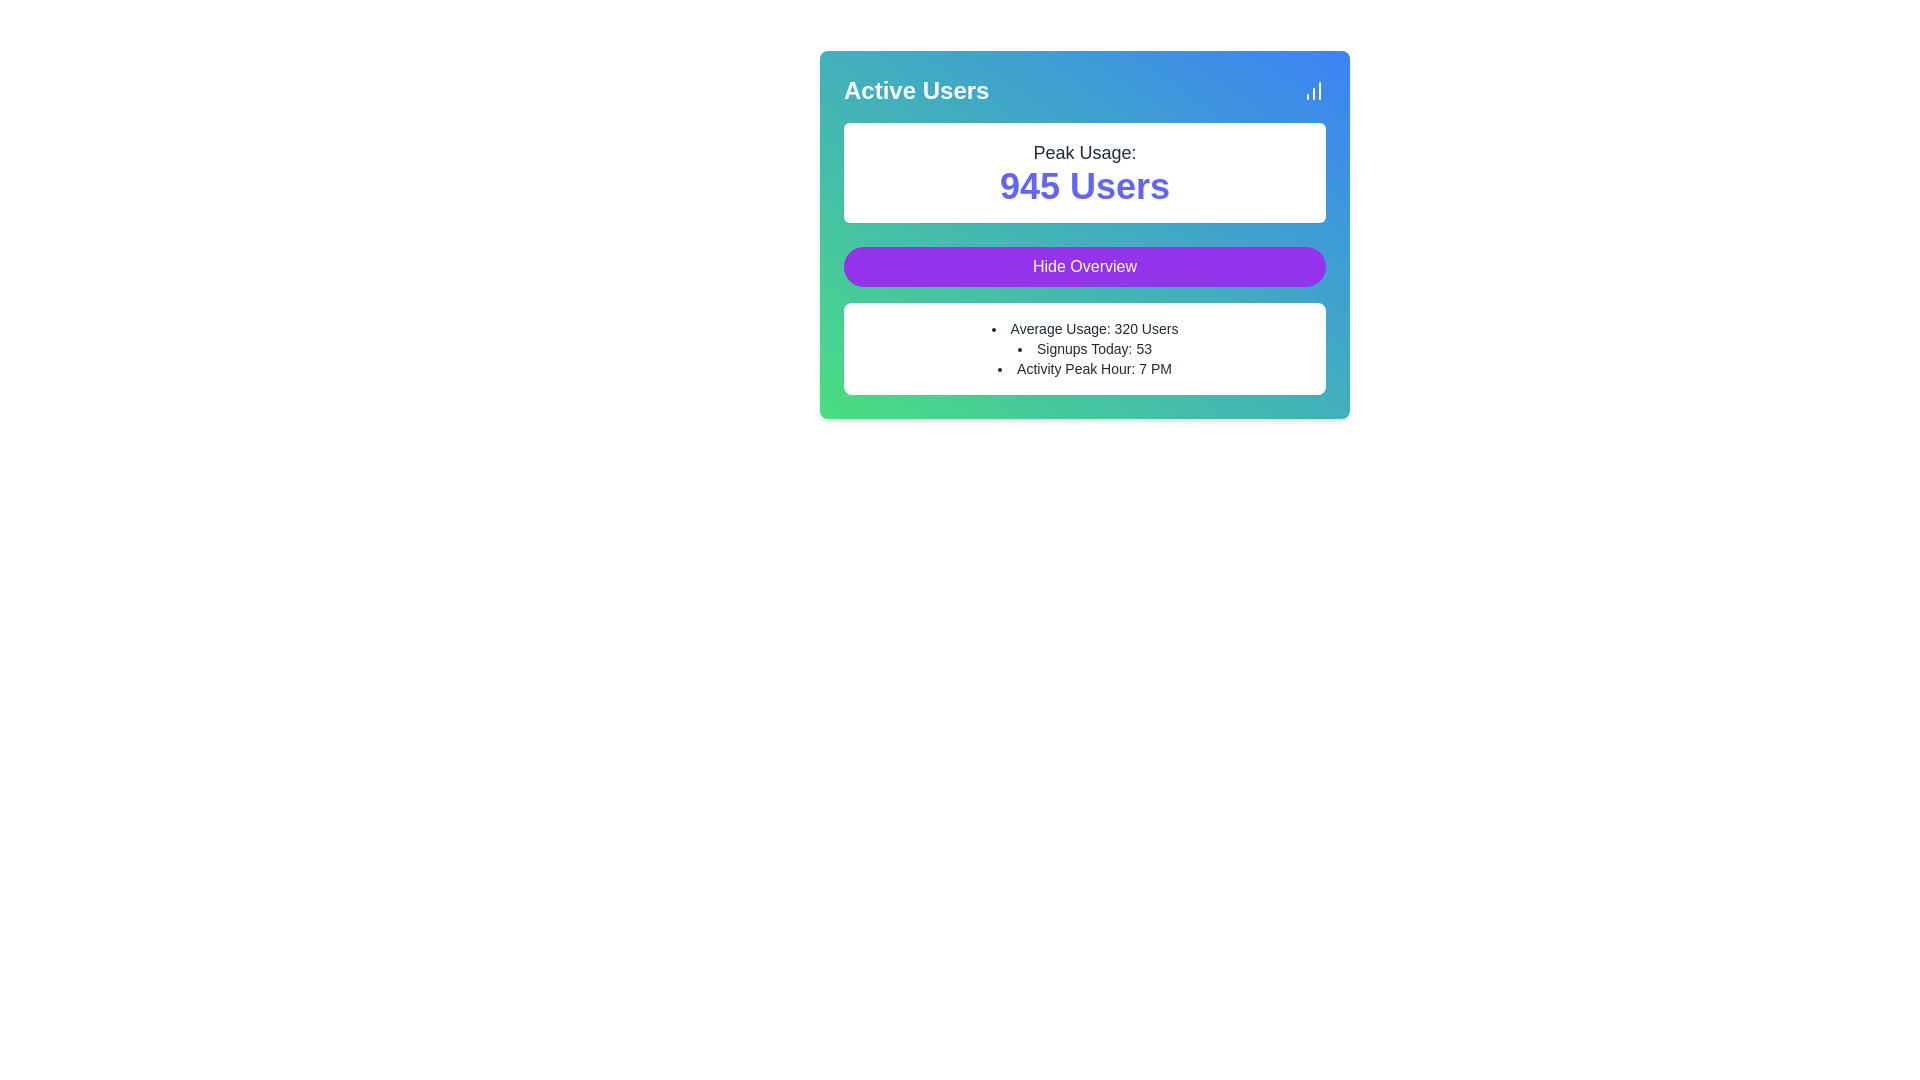  What do you see at coordinates (1083, 265) in the screenshot?
I see `the 'Hide Overview' text label inside the purple button` at bounding box center [1083, 265].